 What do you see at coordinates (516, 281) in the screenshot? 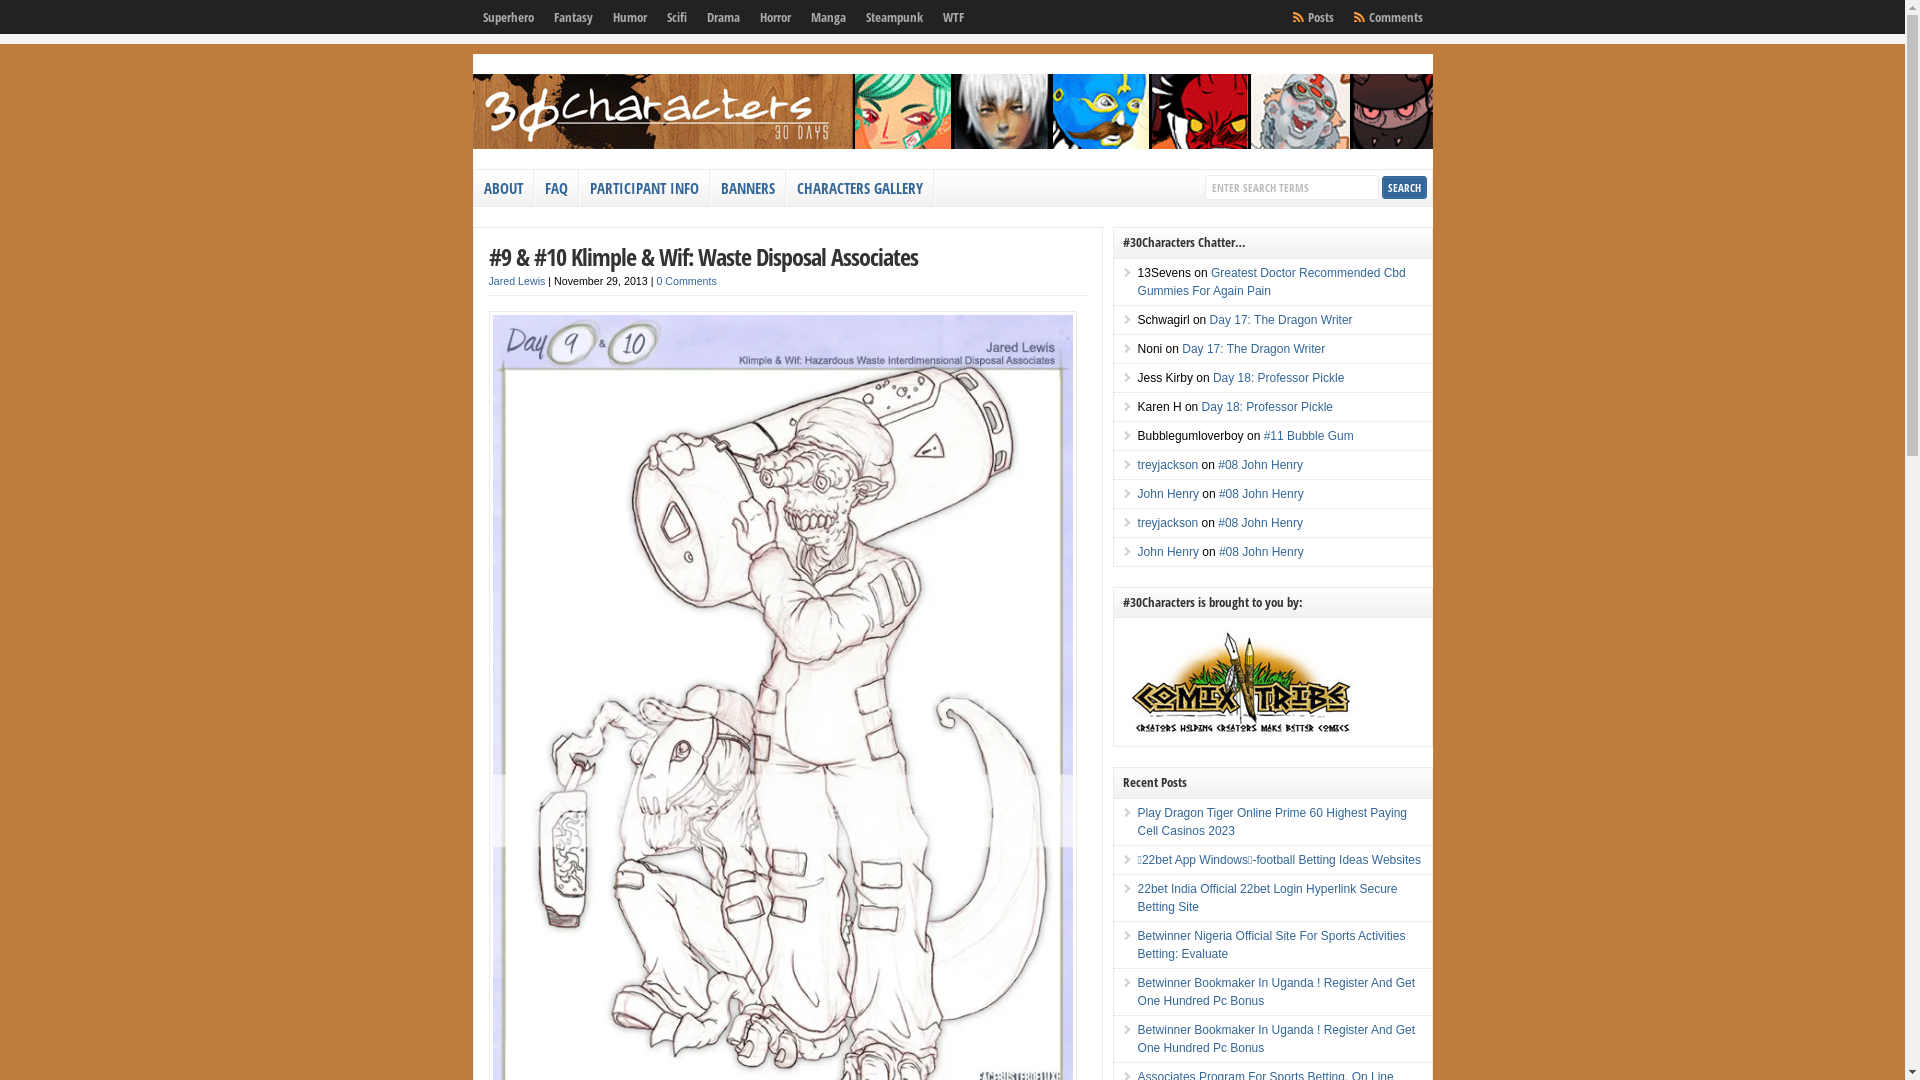
I see `'Jared Lewis'` at bounding box center [516, 281].